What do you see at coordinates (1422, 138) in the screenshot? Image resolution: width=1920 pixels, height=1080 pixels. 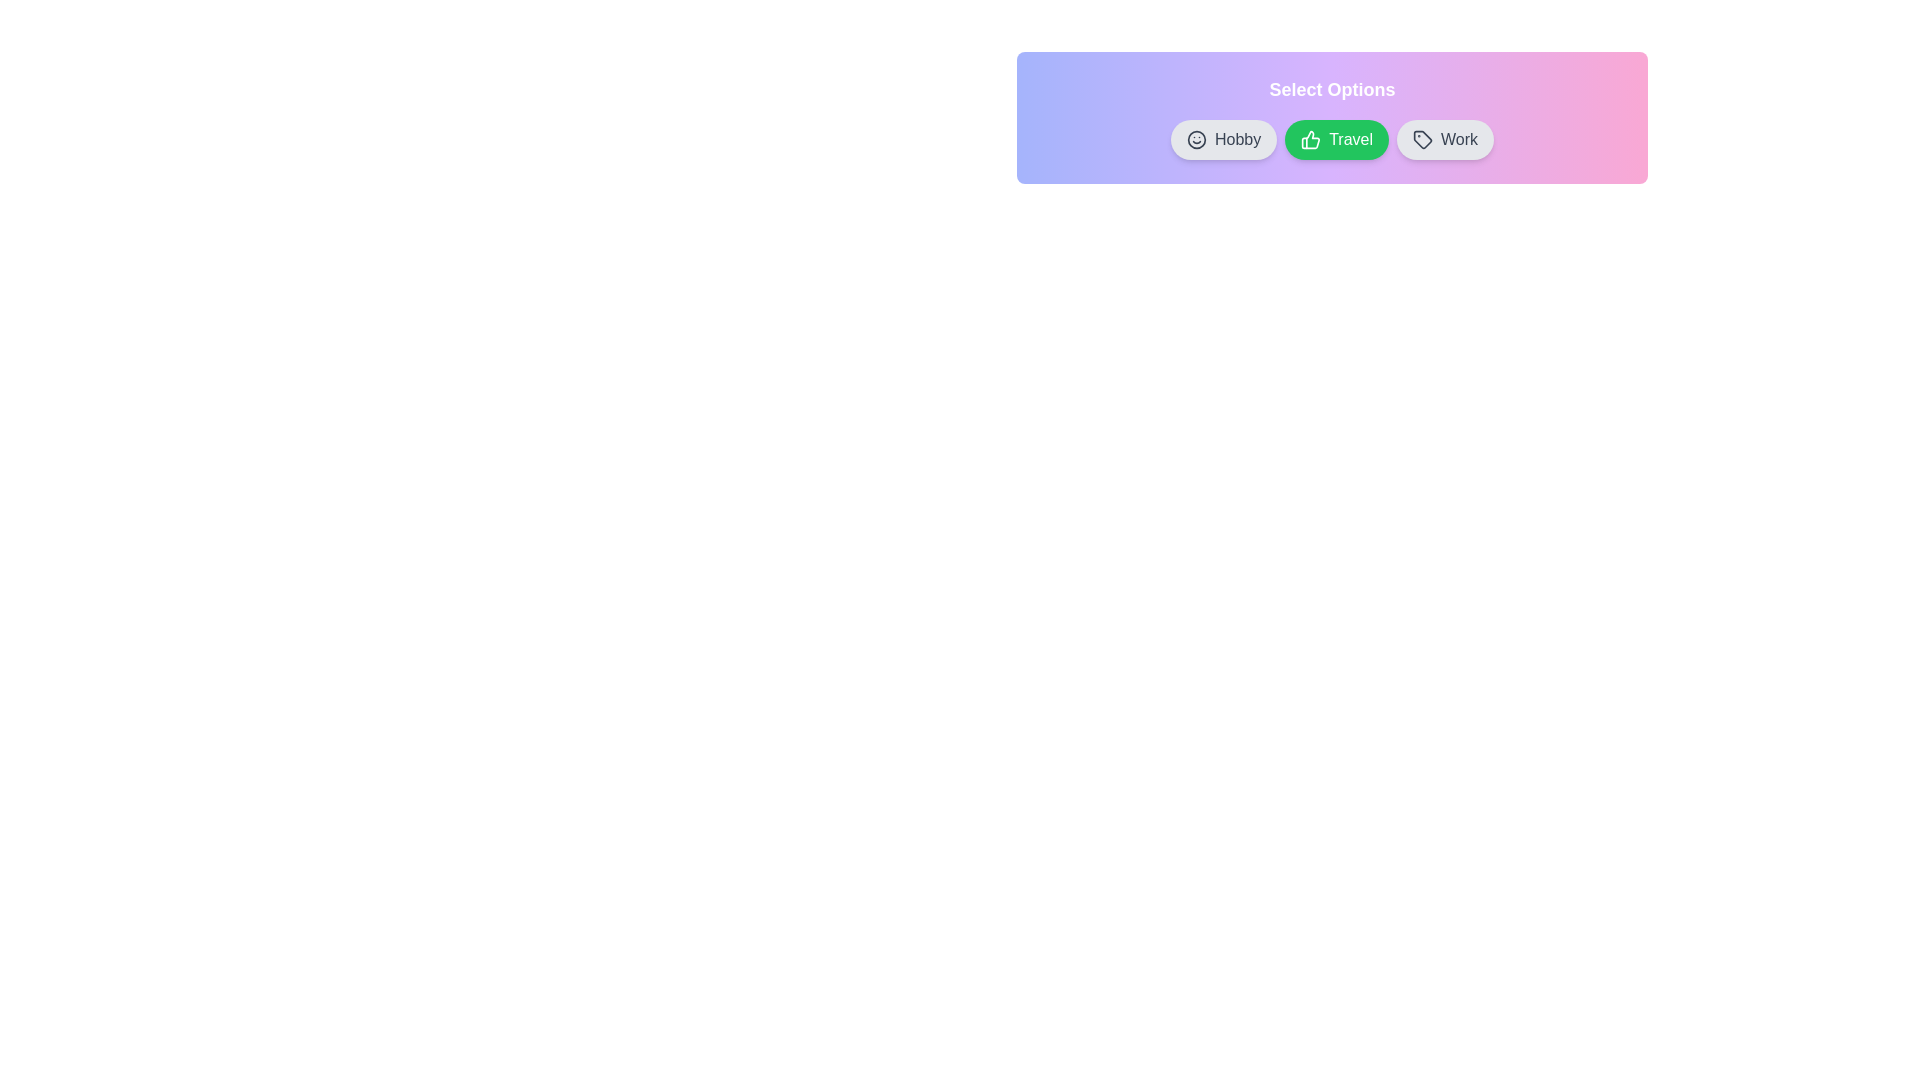 I see `the chip by clicking its icon. The chip can be specified by its label: Work` at bounding box center [1422, 138].